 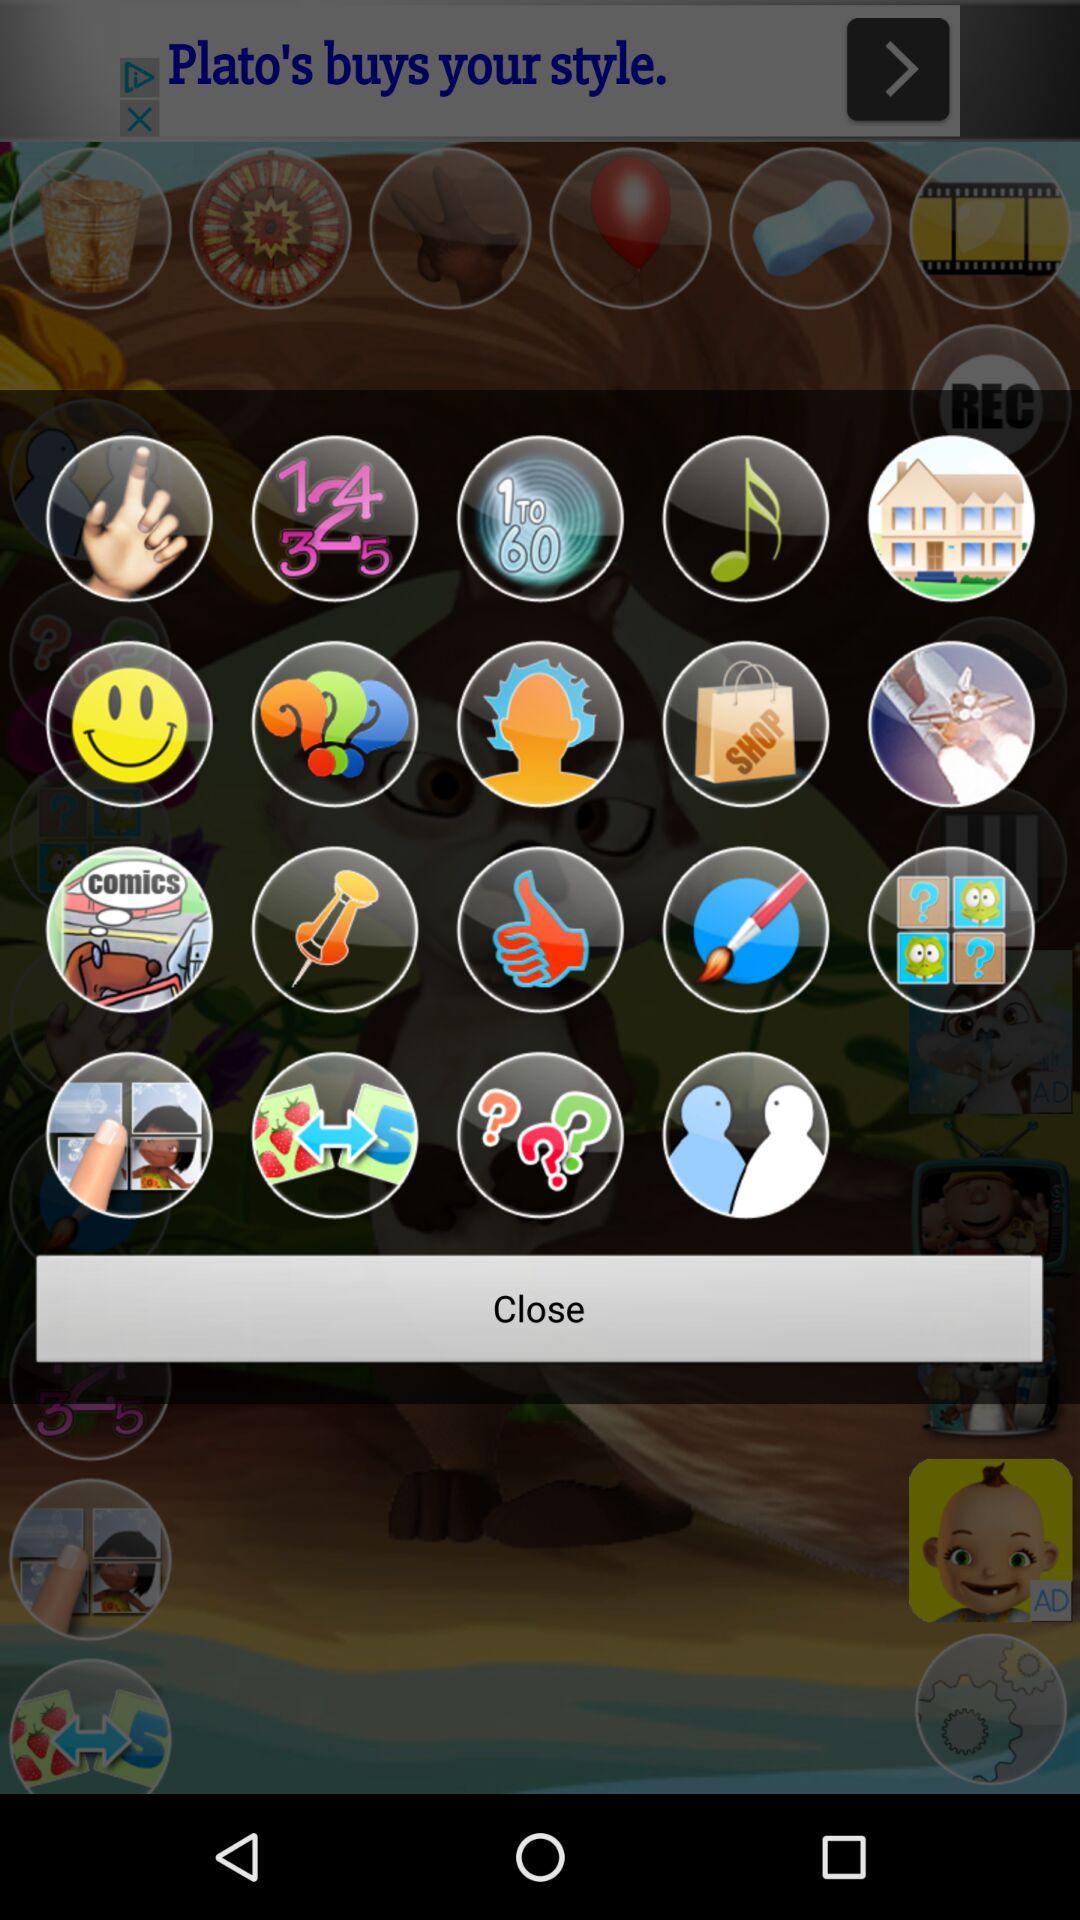 I want to click on music, so click(x=745, y=518).